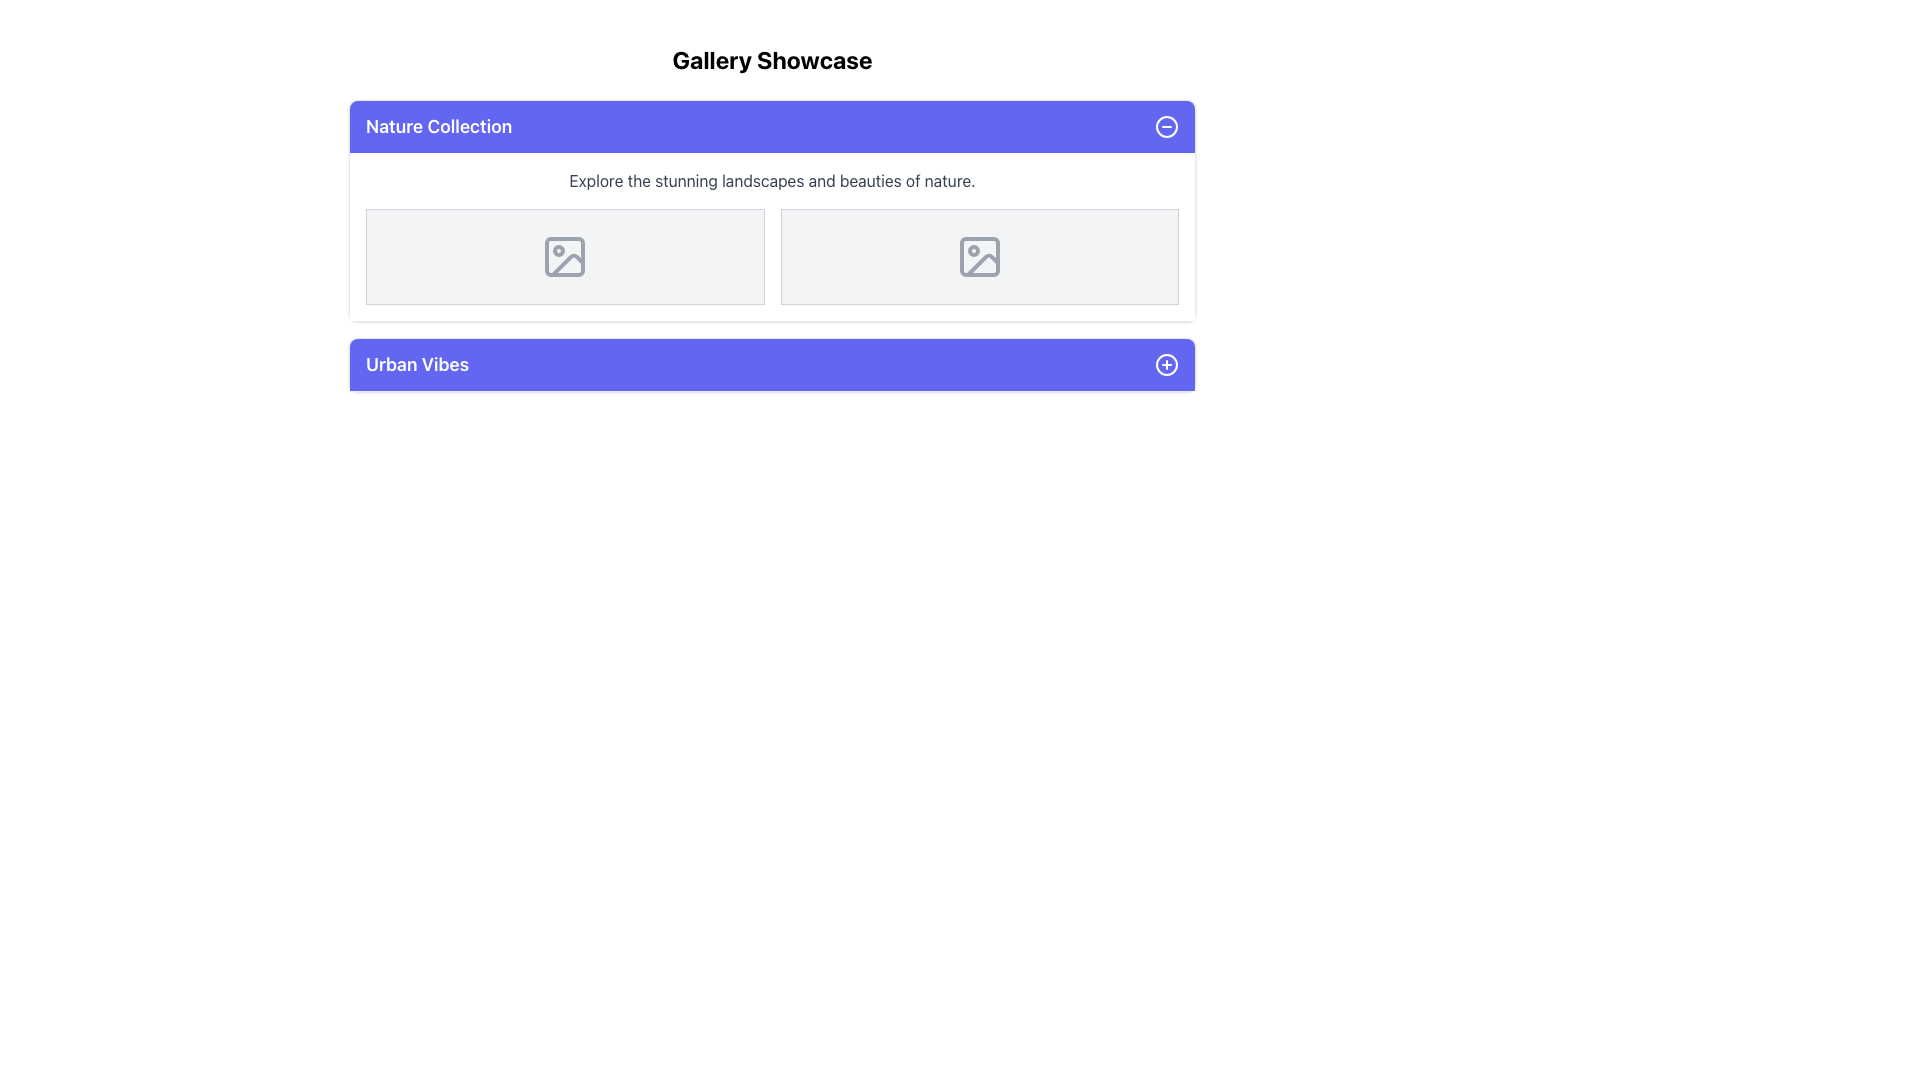 The width and height of the screenshot is (1920, 1080). I want to click on the image placeholder icon, which is styled in light gray with rounded corners and depicts a mountain-like shape, located in the right panel of the 'Nature Collection' section, so click(979, 256).